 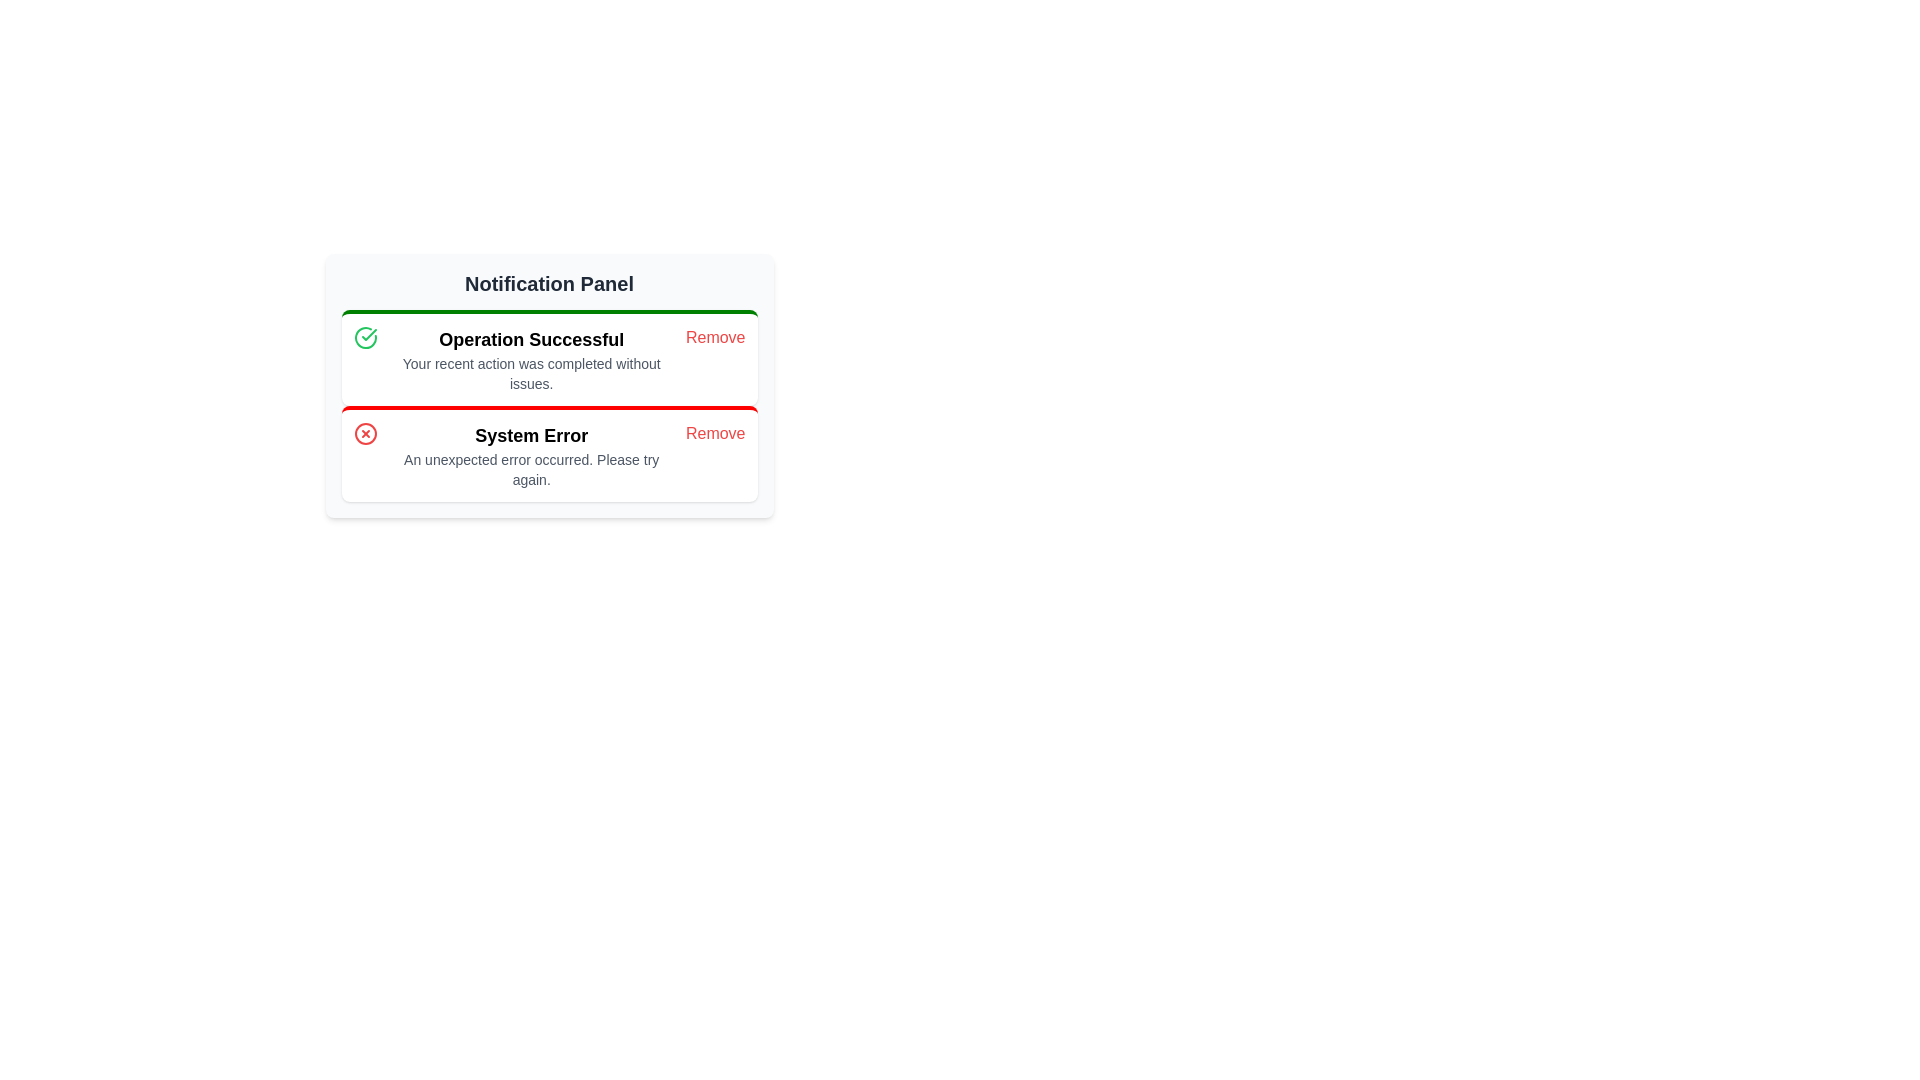 I want to click on message displayed in the text block stating 'An unexpected error occurred. Please try again.' which is located below the bold text 'System Error' in a notification card, so click(x=531, y=470).